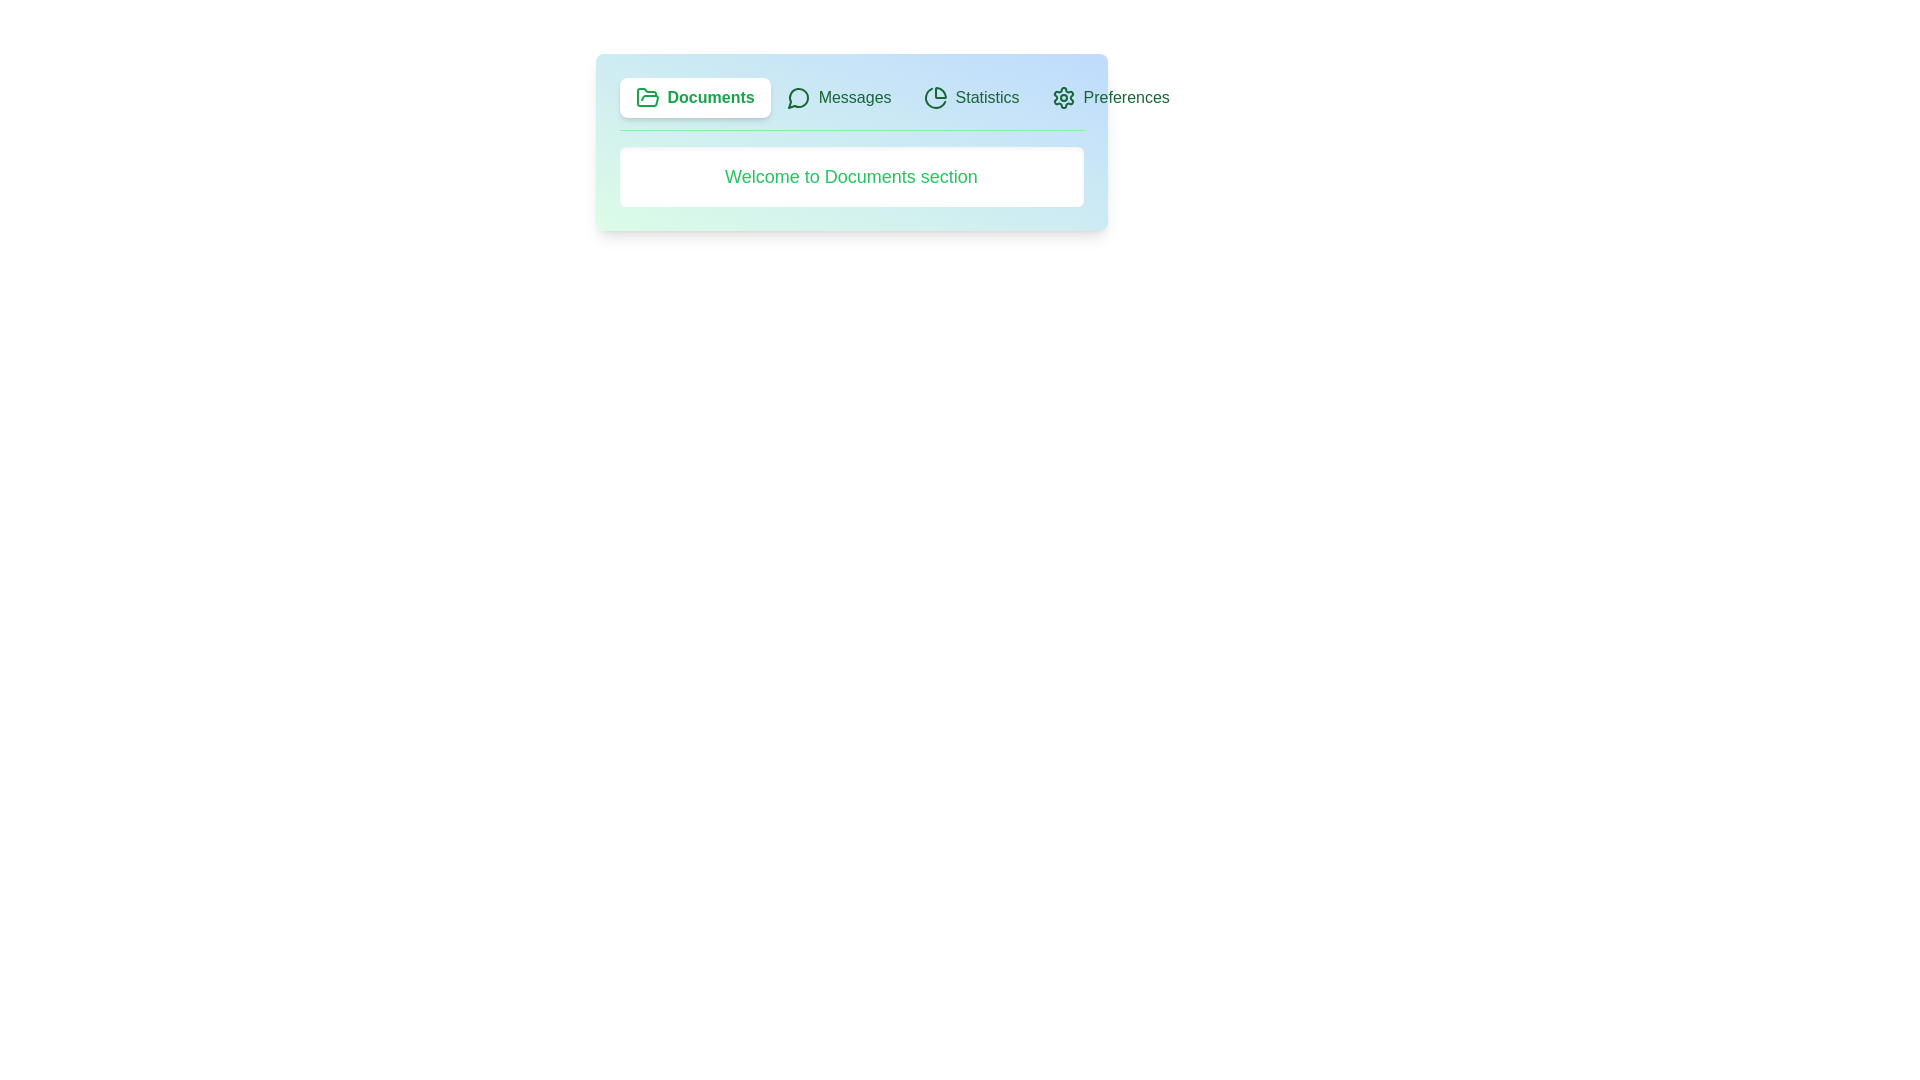  Describe the element at coordinates (1062, 97) in the screenshot. I see `the icon associated with the Preferences tab` at that location.